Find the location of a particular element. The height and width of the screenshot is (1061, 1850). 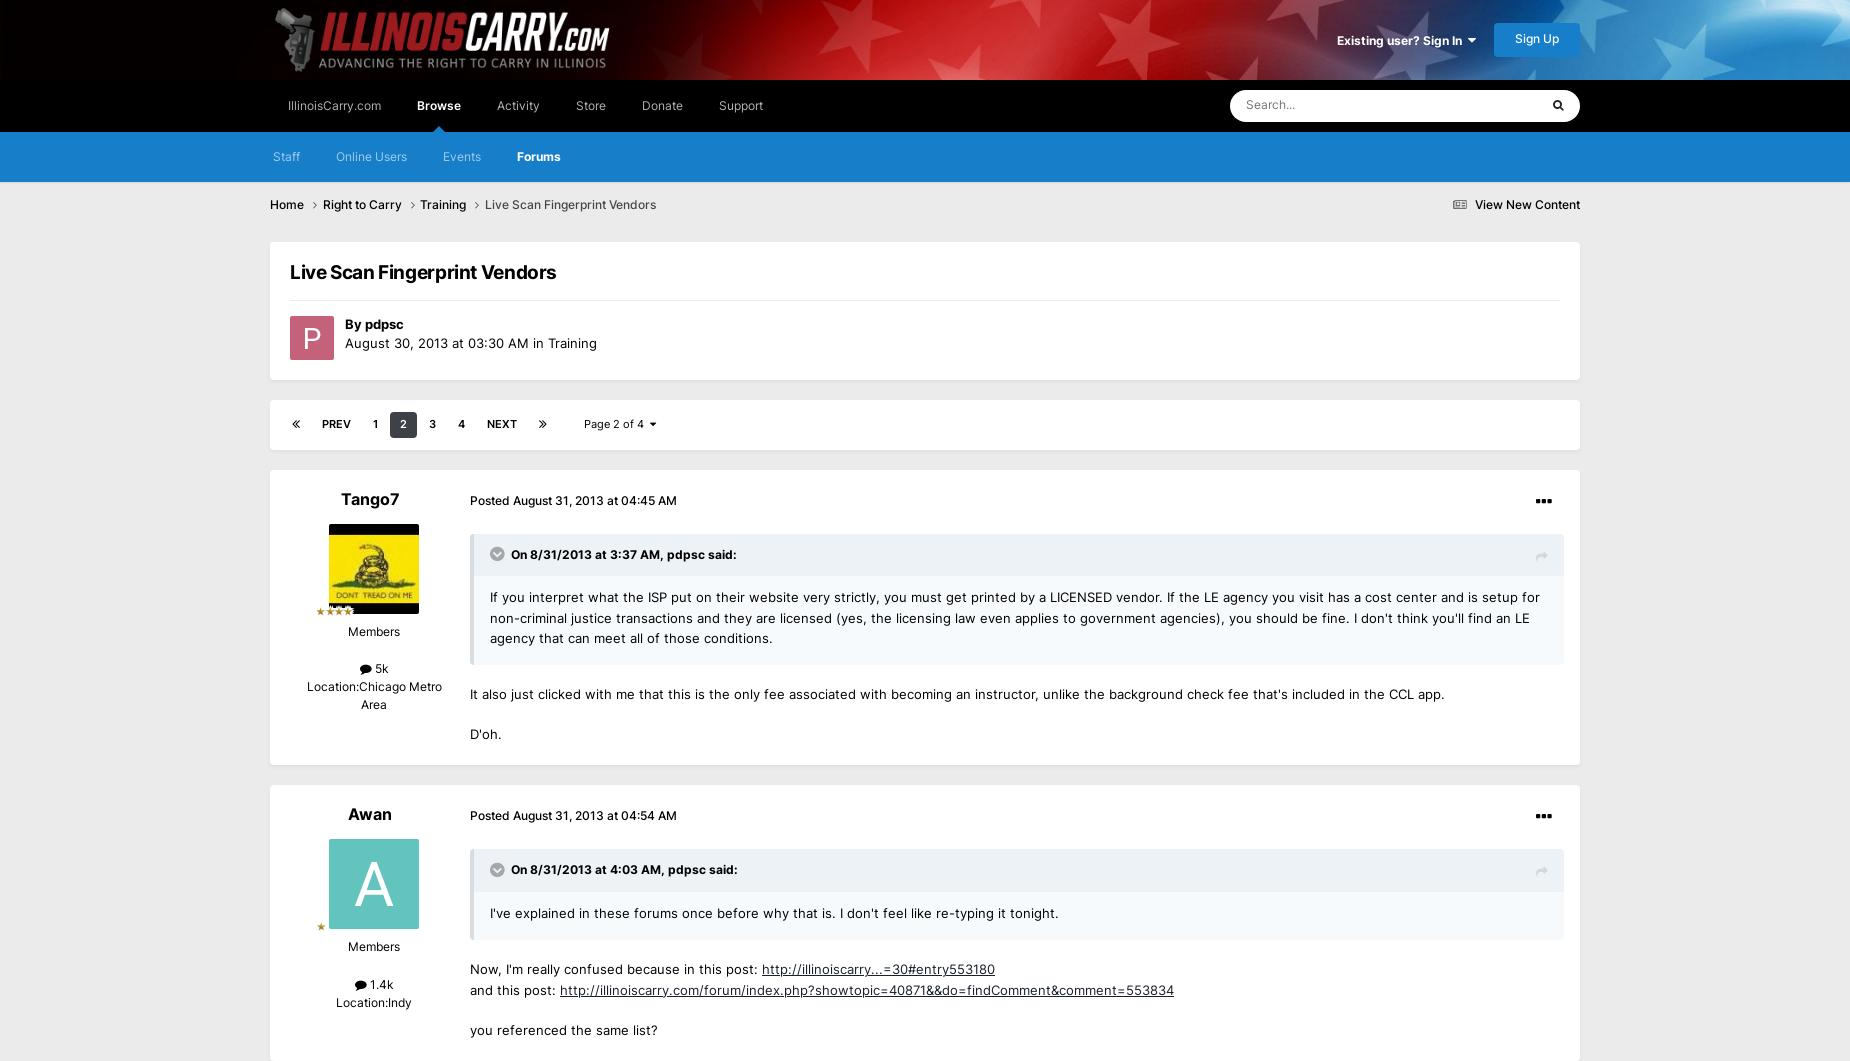

'August 30, 2013 at 03:30  AM' is located at coordinates (435, 341).